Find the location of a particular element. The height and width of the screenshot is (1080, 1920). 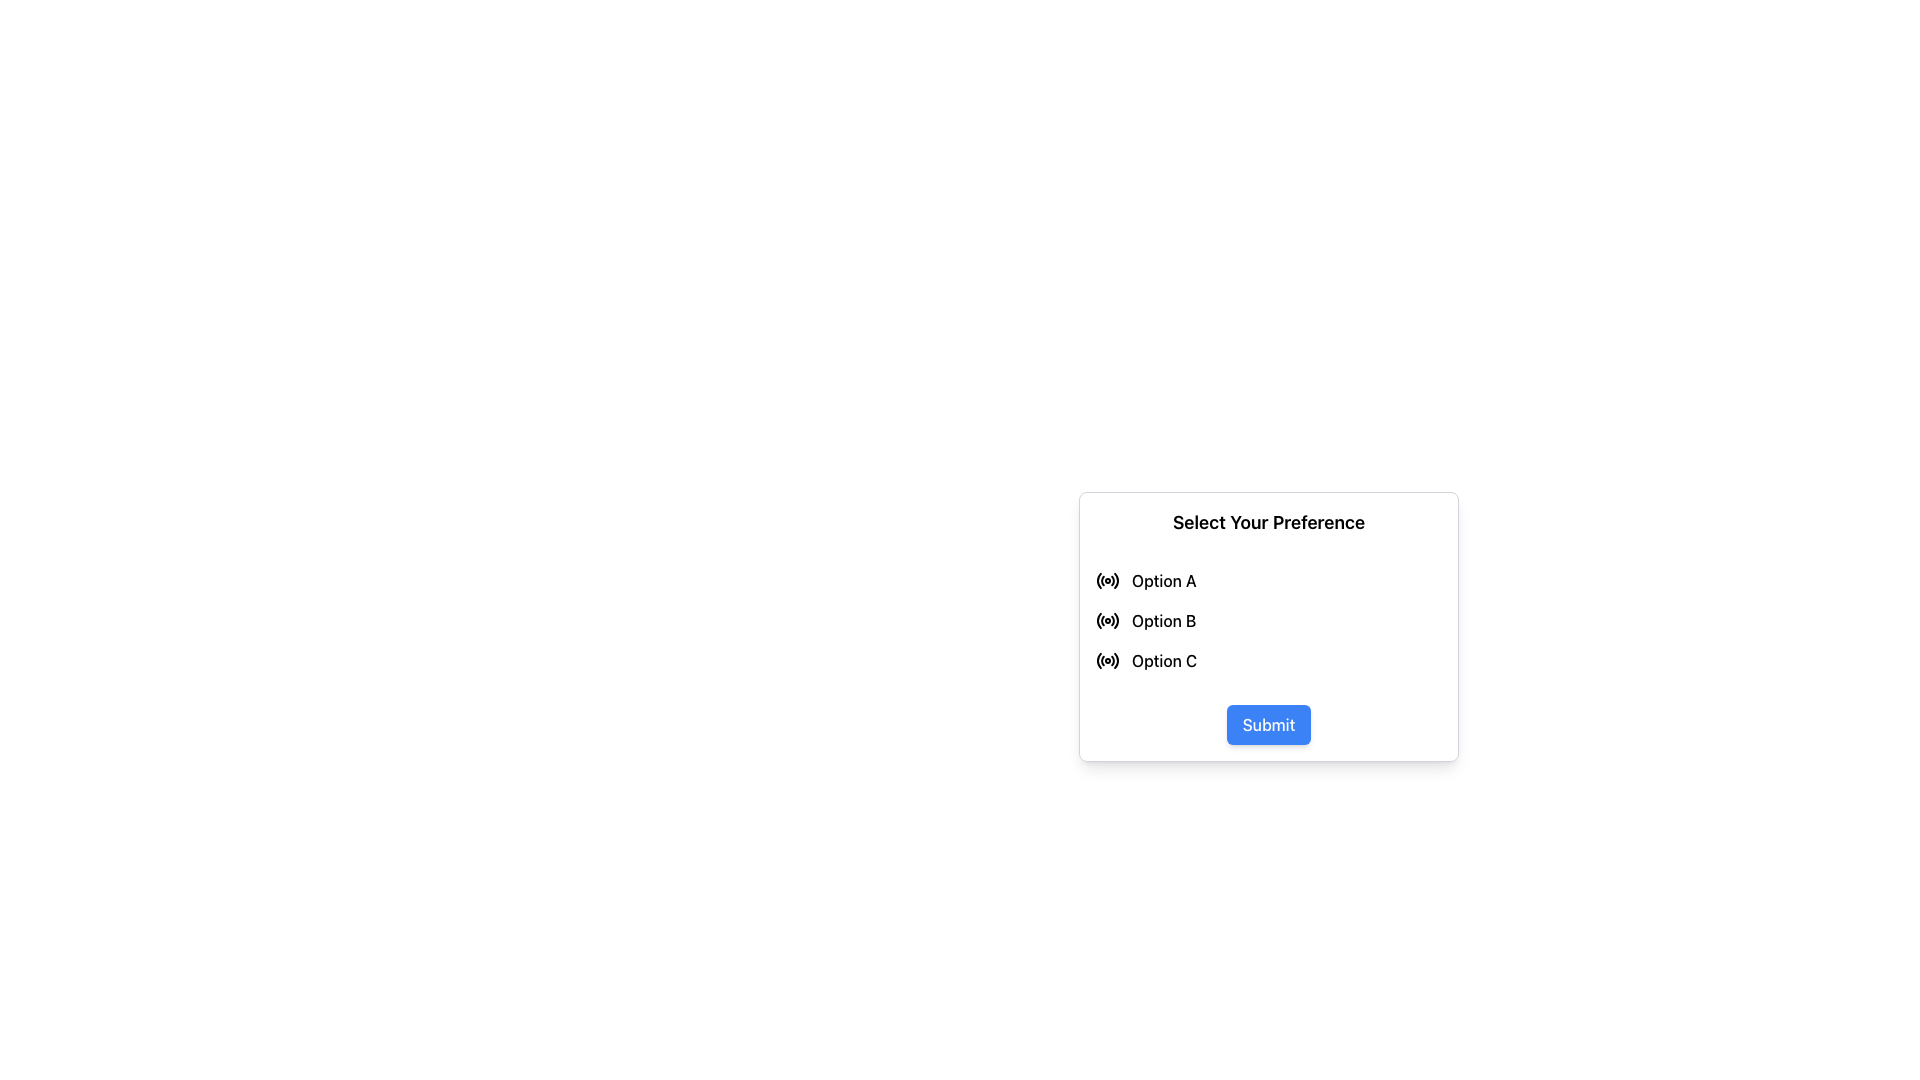

the fourth curved line segment of the radio icon, which is part of a group of similar paths arranged concentrically near the bottom-right is located at coordinates (1112, 581).